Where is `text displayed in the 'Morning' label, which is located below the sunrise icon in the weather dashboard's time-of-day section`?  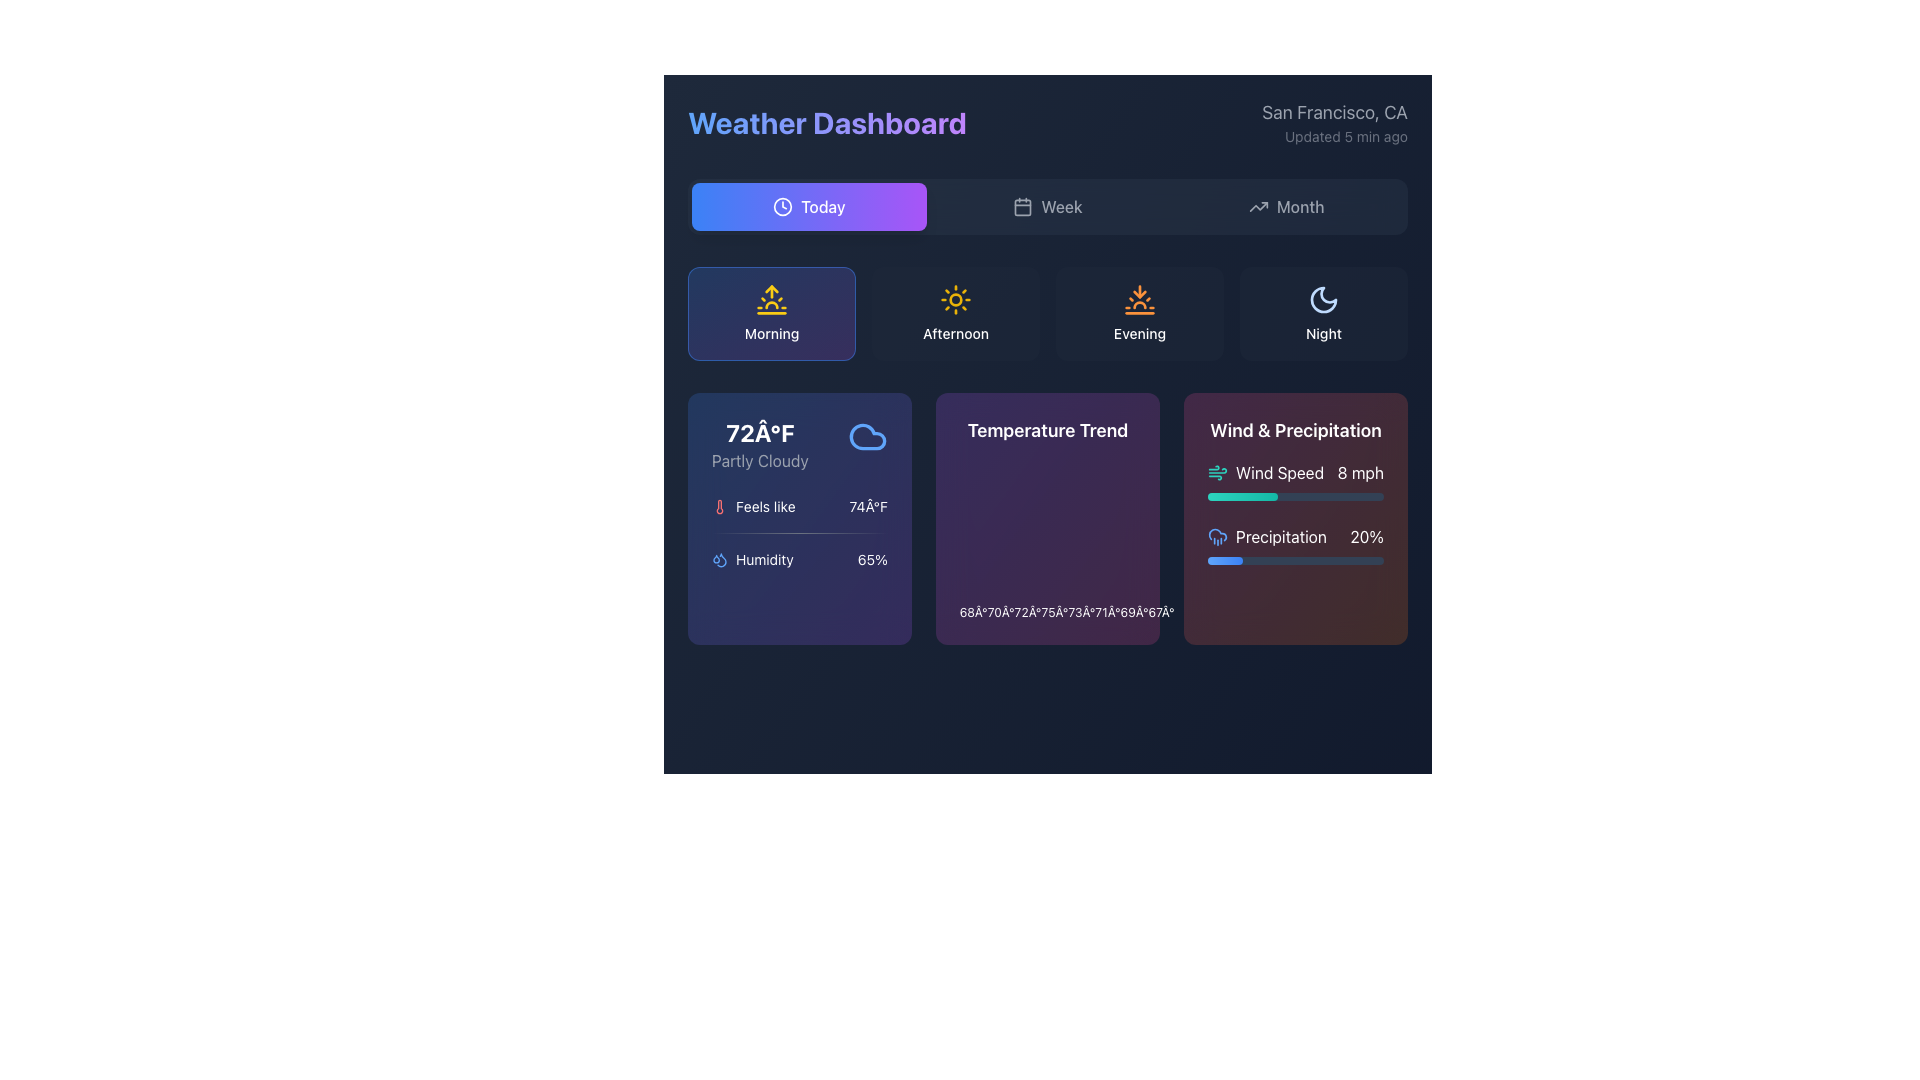
text displayed in the 'Morning' label, which is located below the sunrise icon in the weather dashboard's time-of-day section is located at coordinates (771, 333).